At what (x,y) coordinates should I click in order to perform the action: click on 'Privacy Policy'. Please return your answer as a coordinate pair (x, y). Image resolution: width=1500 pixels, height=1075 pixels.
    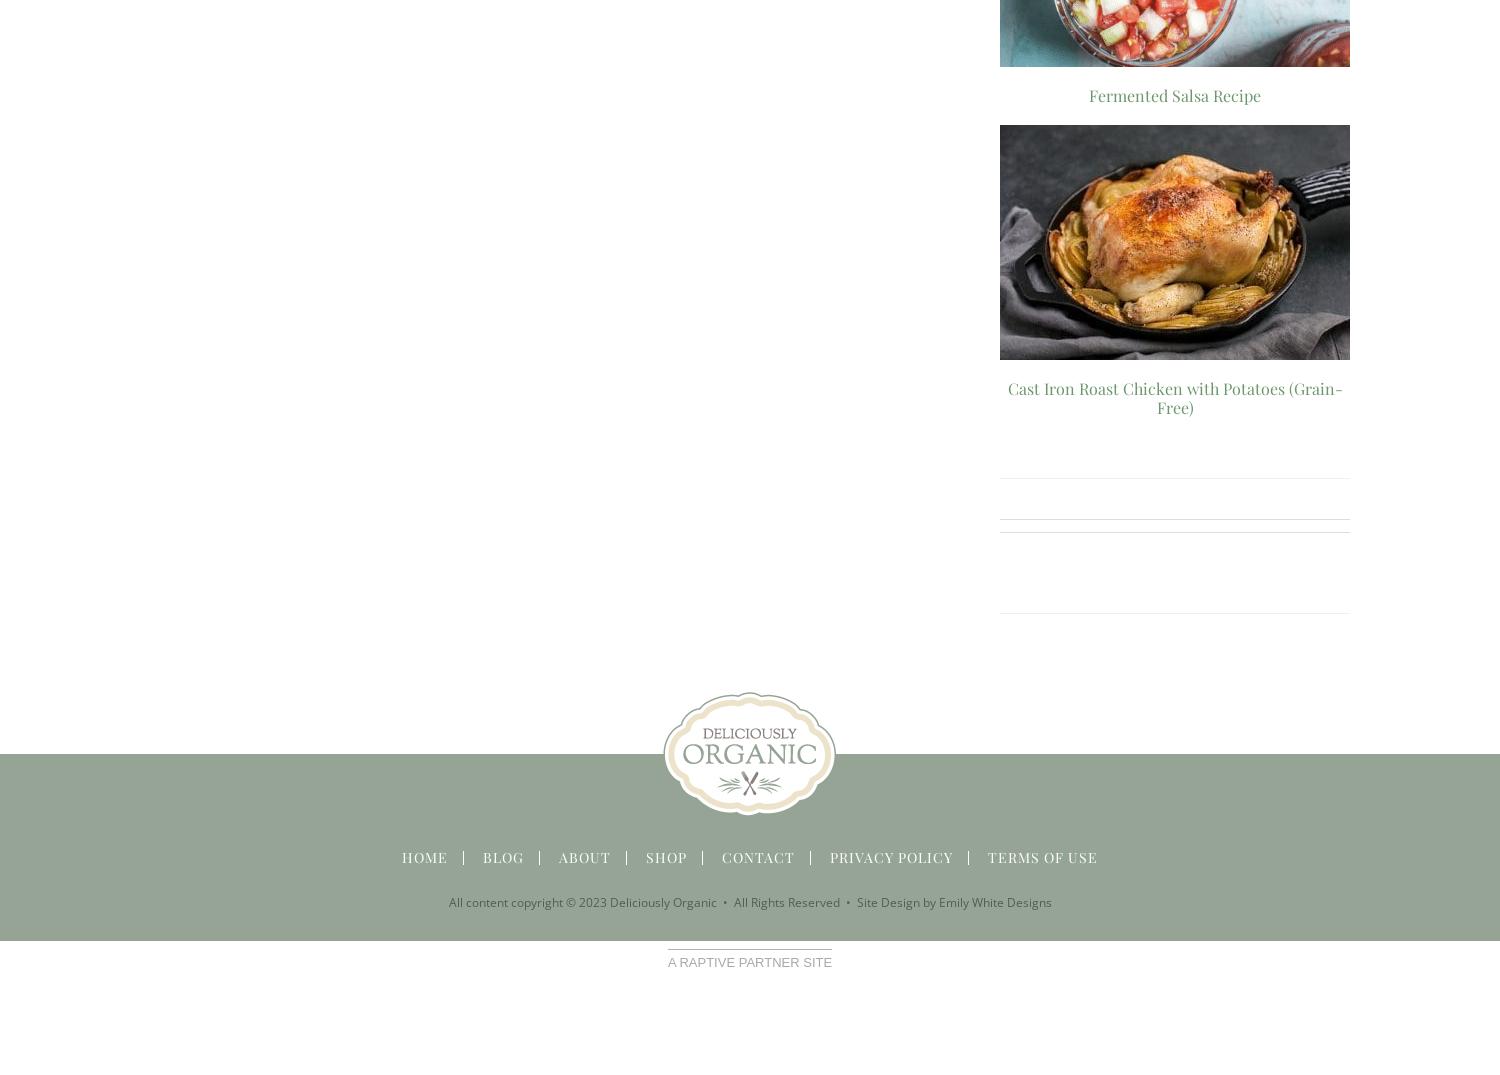
    Looking at the image, I should click on (891, 856).